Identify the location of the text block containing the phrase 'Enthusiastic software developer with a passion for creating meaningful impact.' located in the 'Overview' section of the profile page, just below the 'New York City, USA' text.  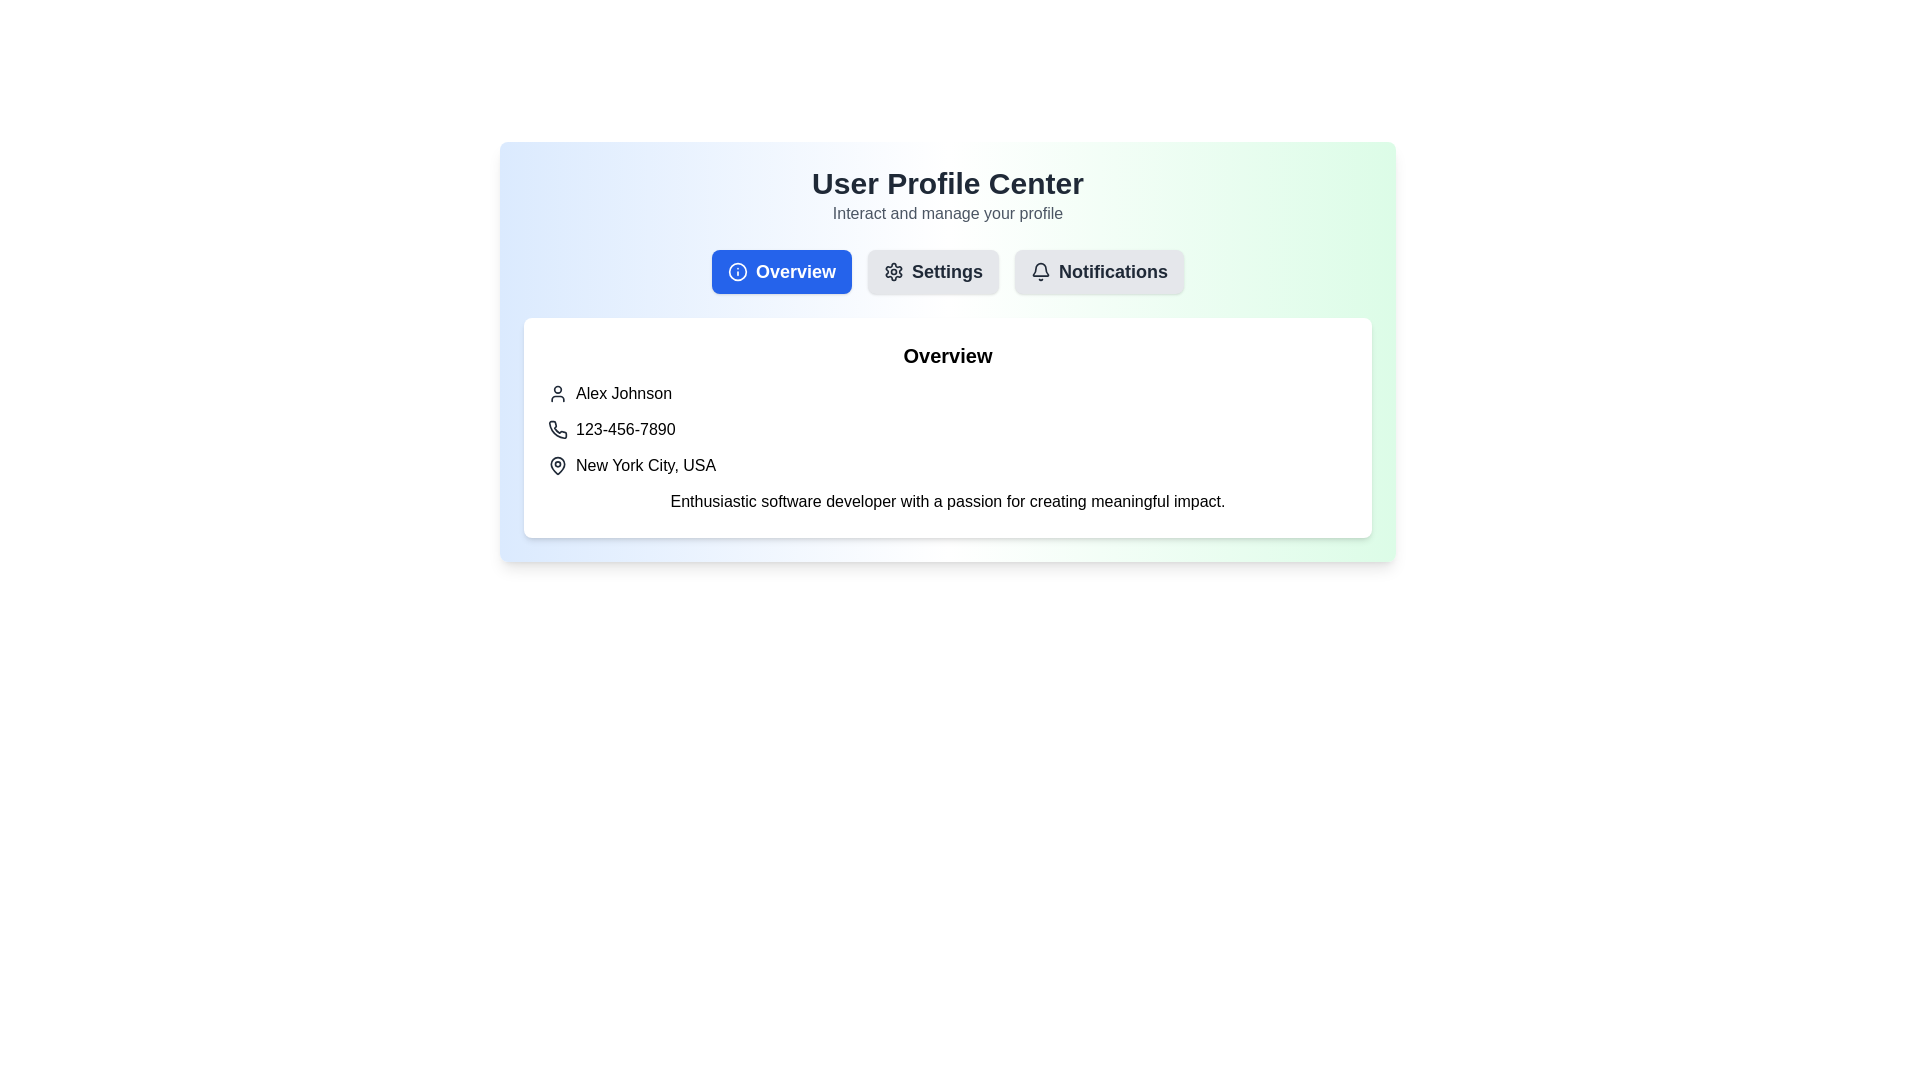
(947, 500).